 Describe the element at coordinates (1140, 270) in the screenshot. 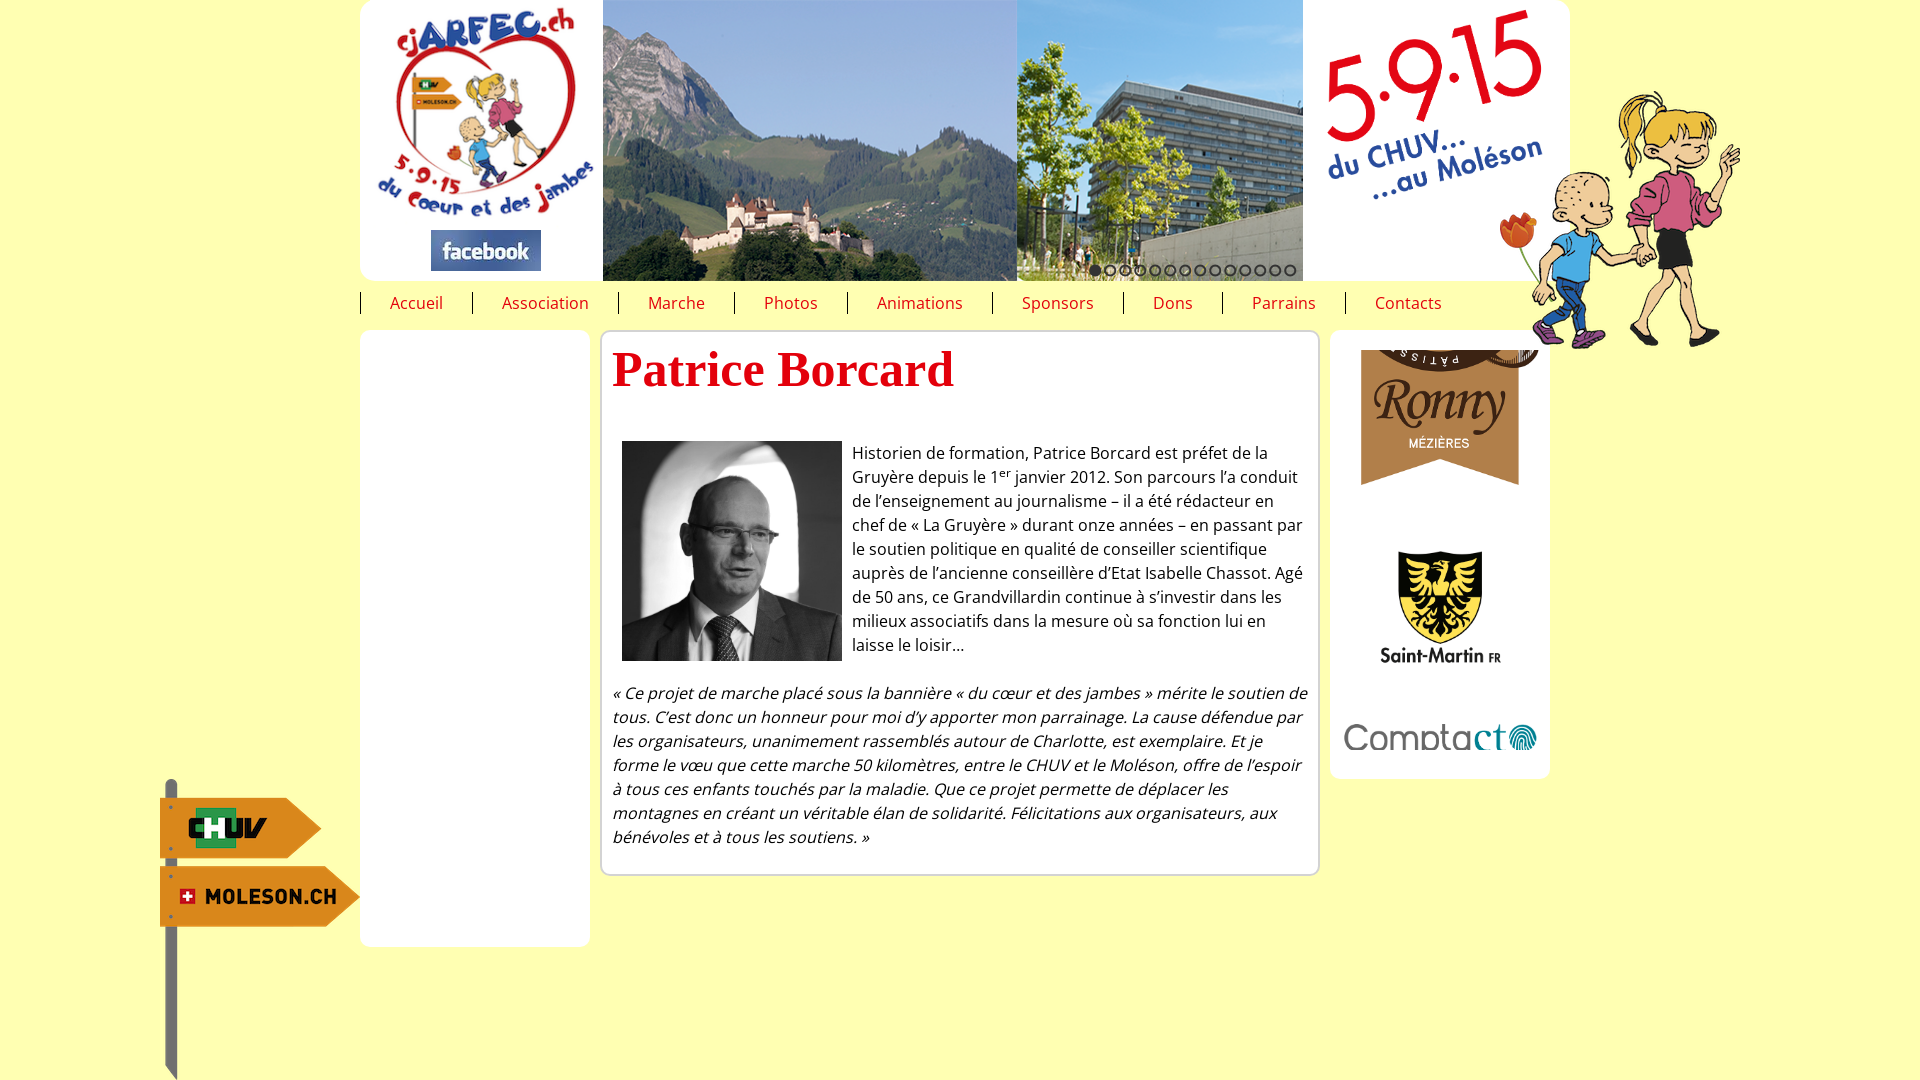

I see `'4'` at that location.